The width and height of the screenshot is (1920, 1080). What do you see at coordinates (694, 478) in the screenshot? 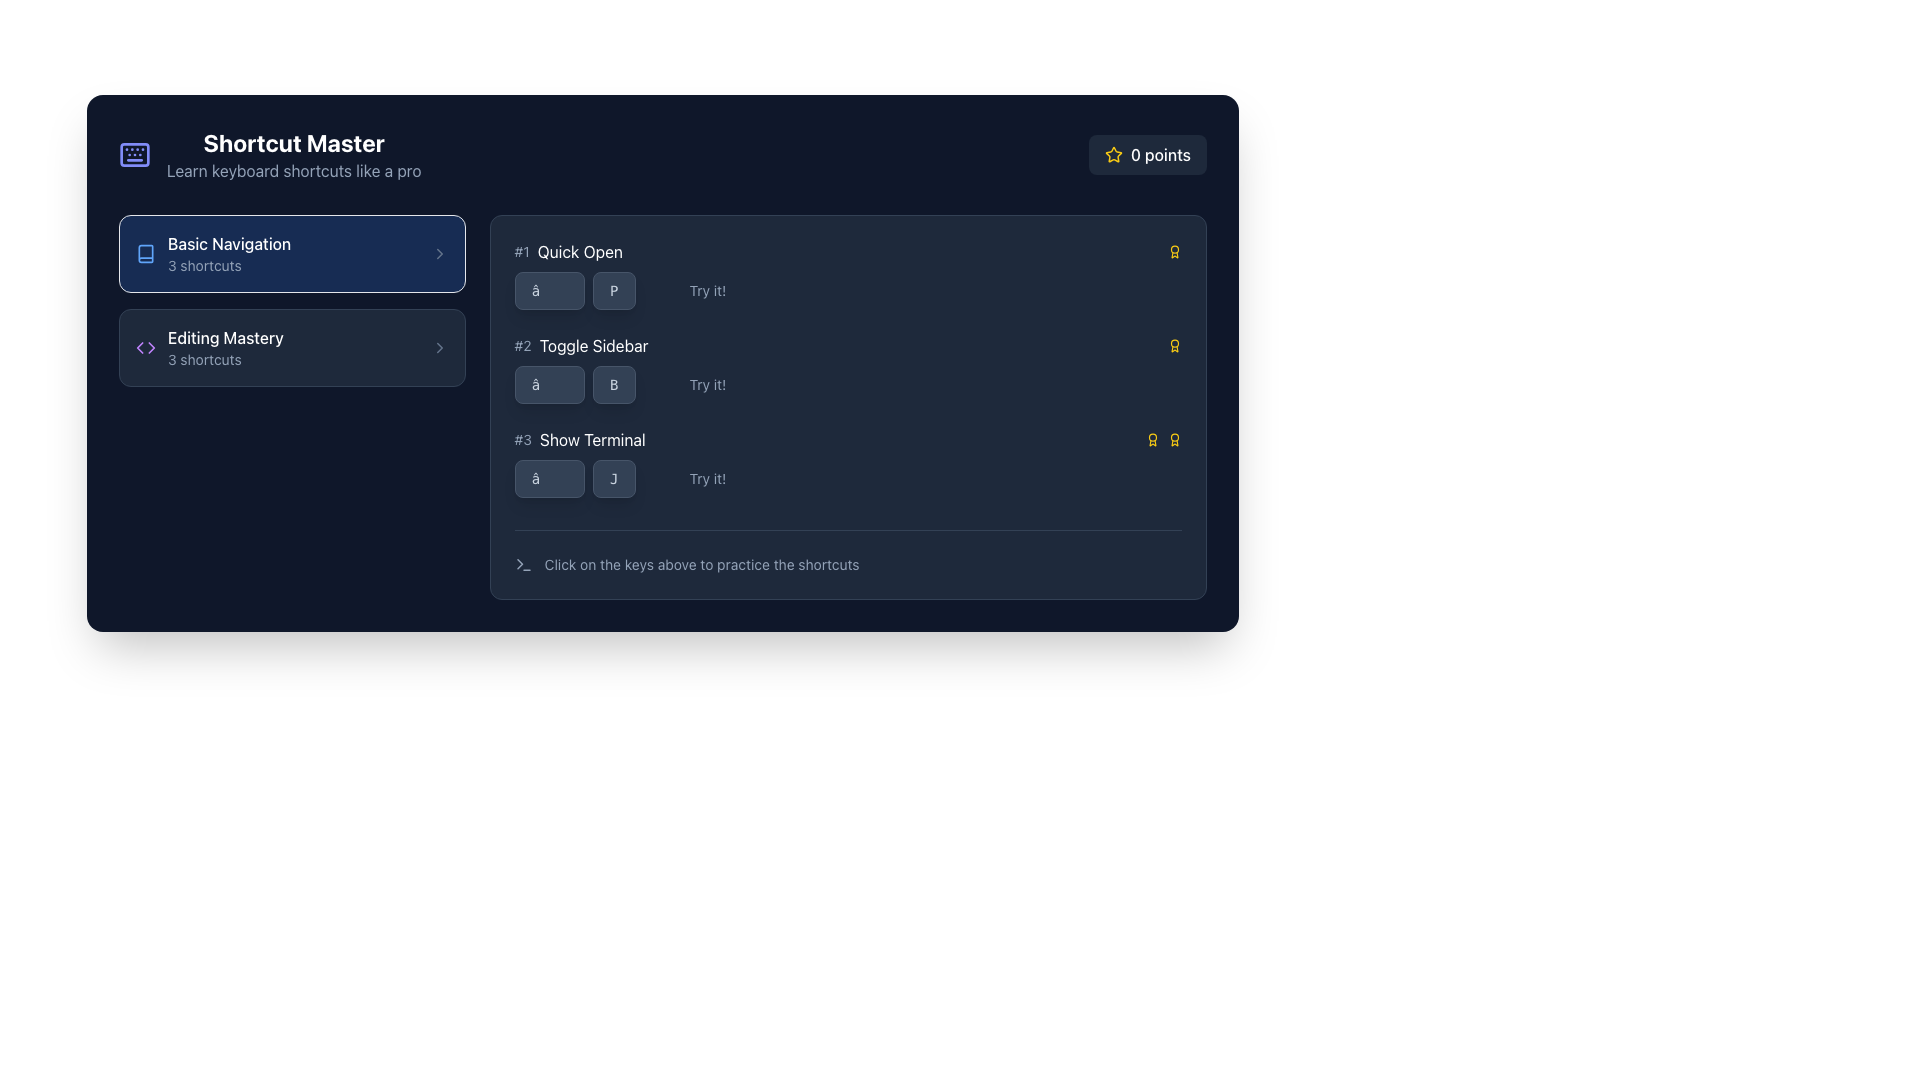
I see `the 'Show Terminal' Text Label, which is positioned to the immediate right of the 'J' button in the settings panel` at bounding box center [694, 478].